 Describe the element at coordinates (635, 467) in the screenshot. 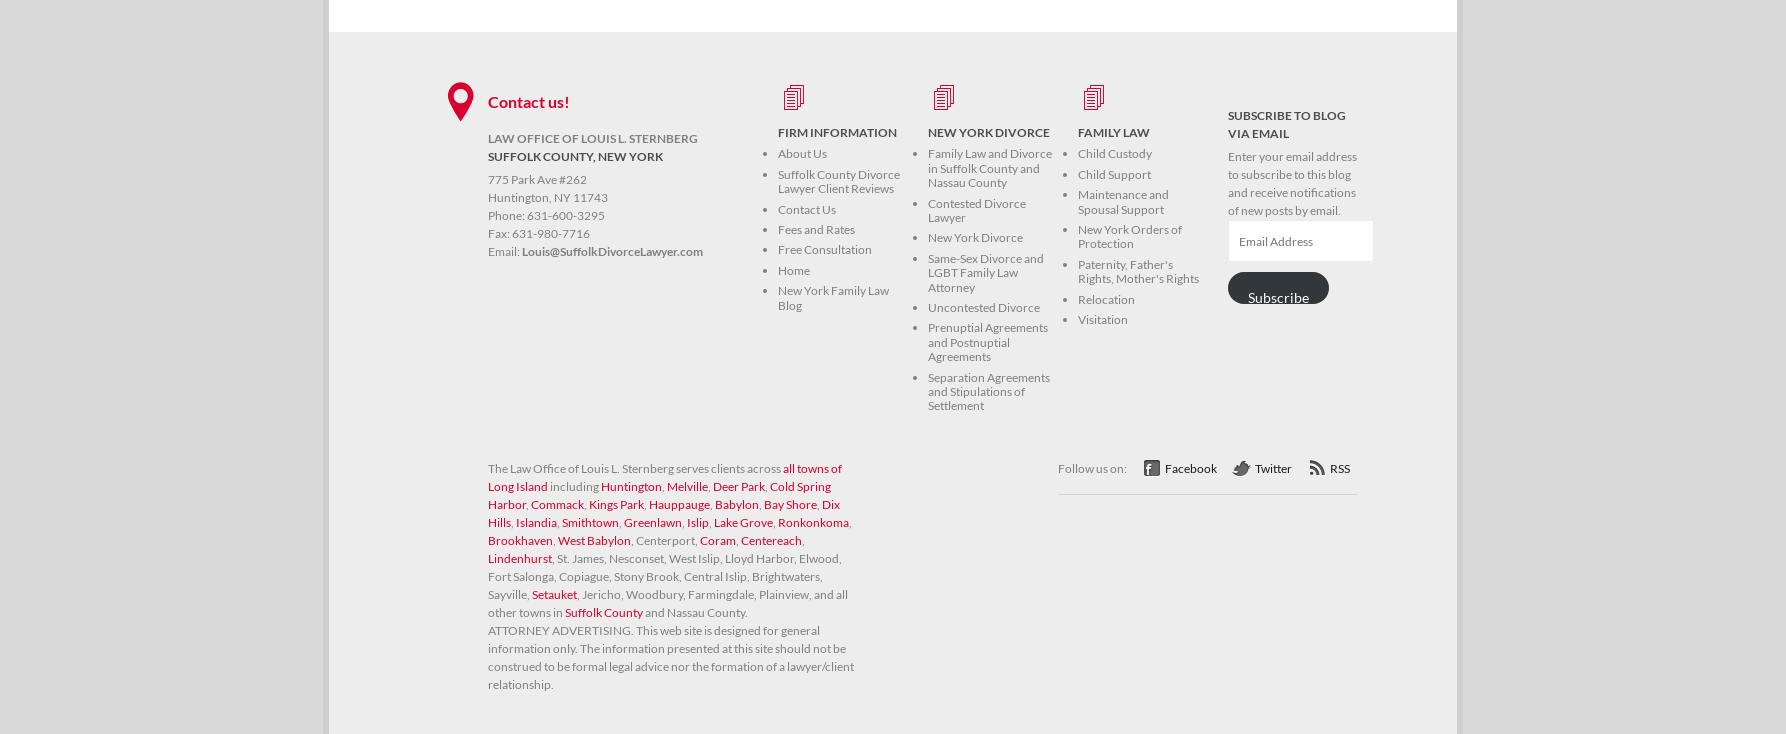

I see `'The Law Office of Louis L. Sternberg serves clients across'` at that location.